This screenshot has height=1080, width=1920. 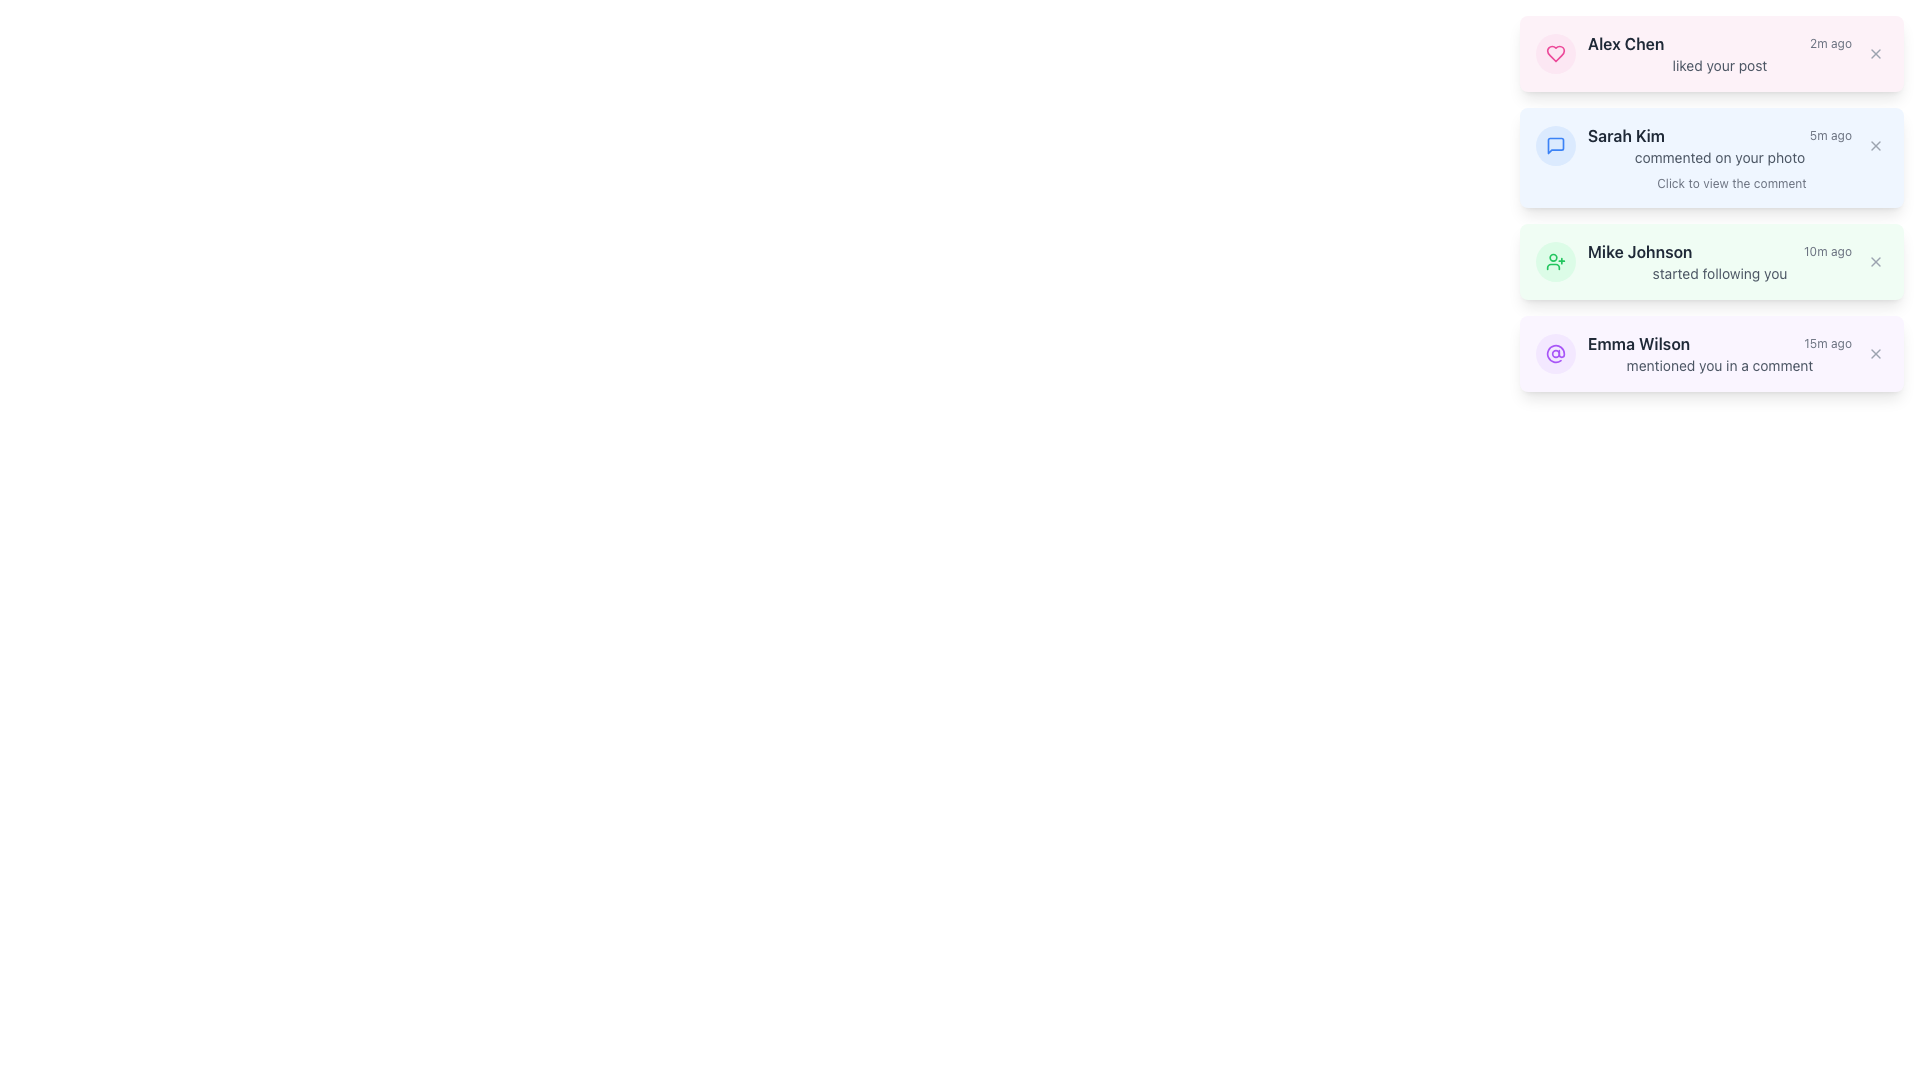 I want to click on the follow icon located to the left of the text 'Mike Johnson started following you' in the notification card with a light green background, so click(x=1554, y=261).